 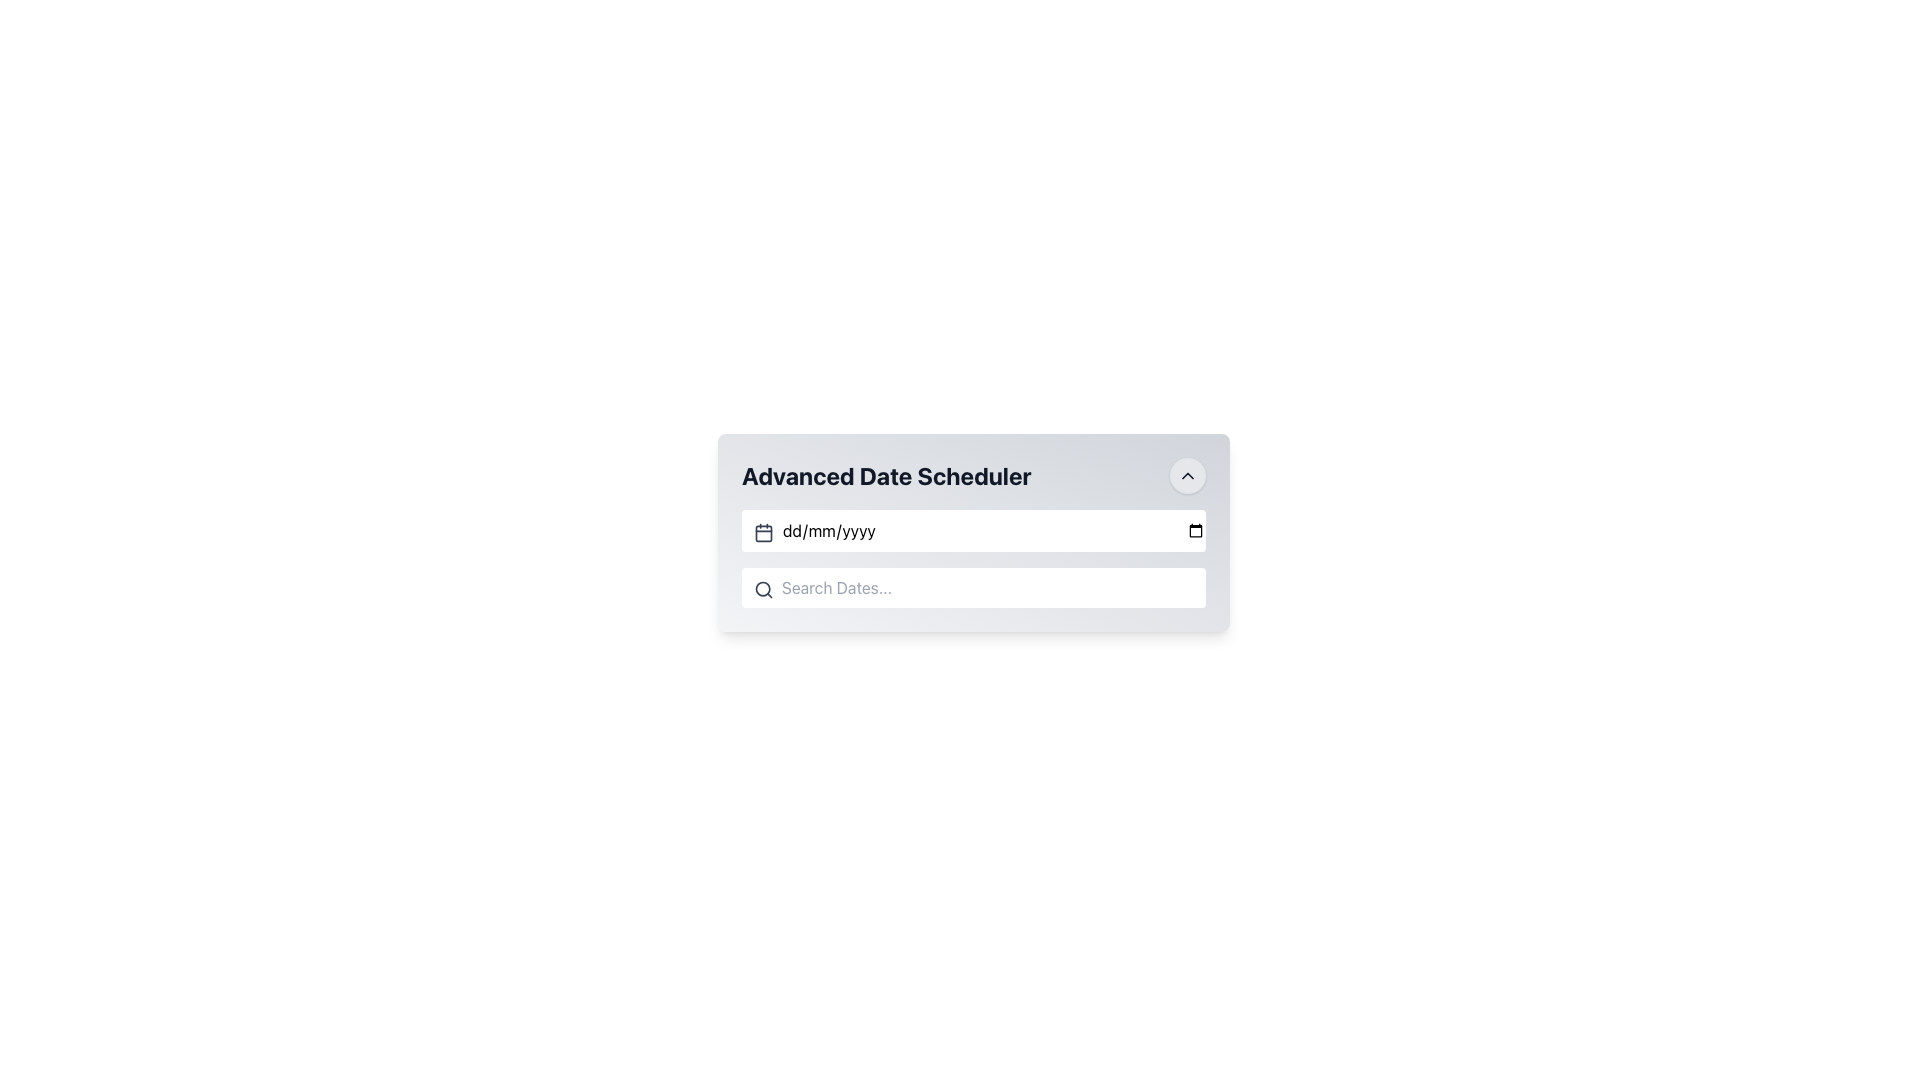 I want to click on the calendar icon within the date picker input field, so click(x=762, y=531).